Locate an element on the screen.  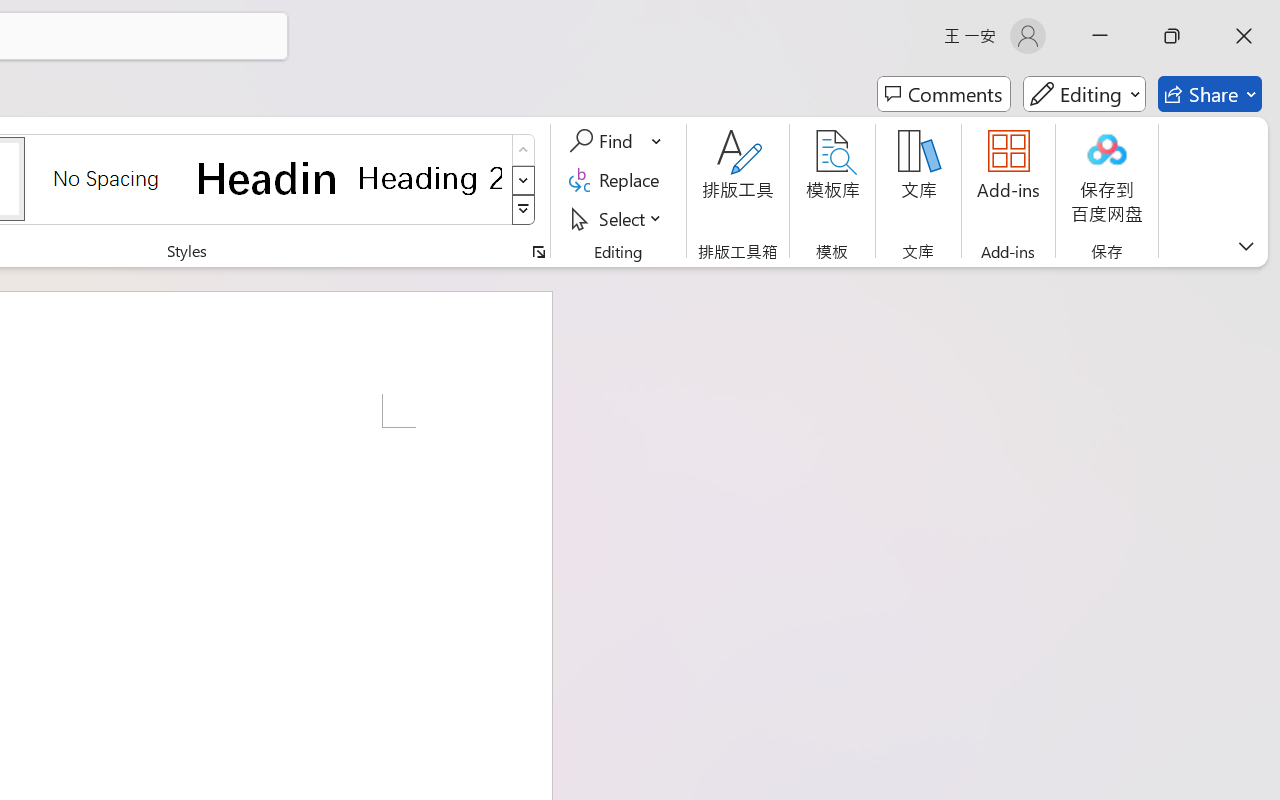
'Styles' is located at coordinates (523, 210).